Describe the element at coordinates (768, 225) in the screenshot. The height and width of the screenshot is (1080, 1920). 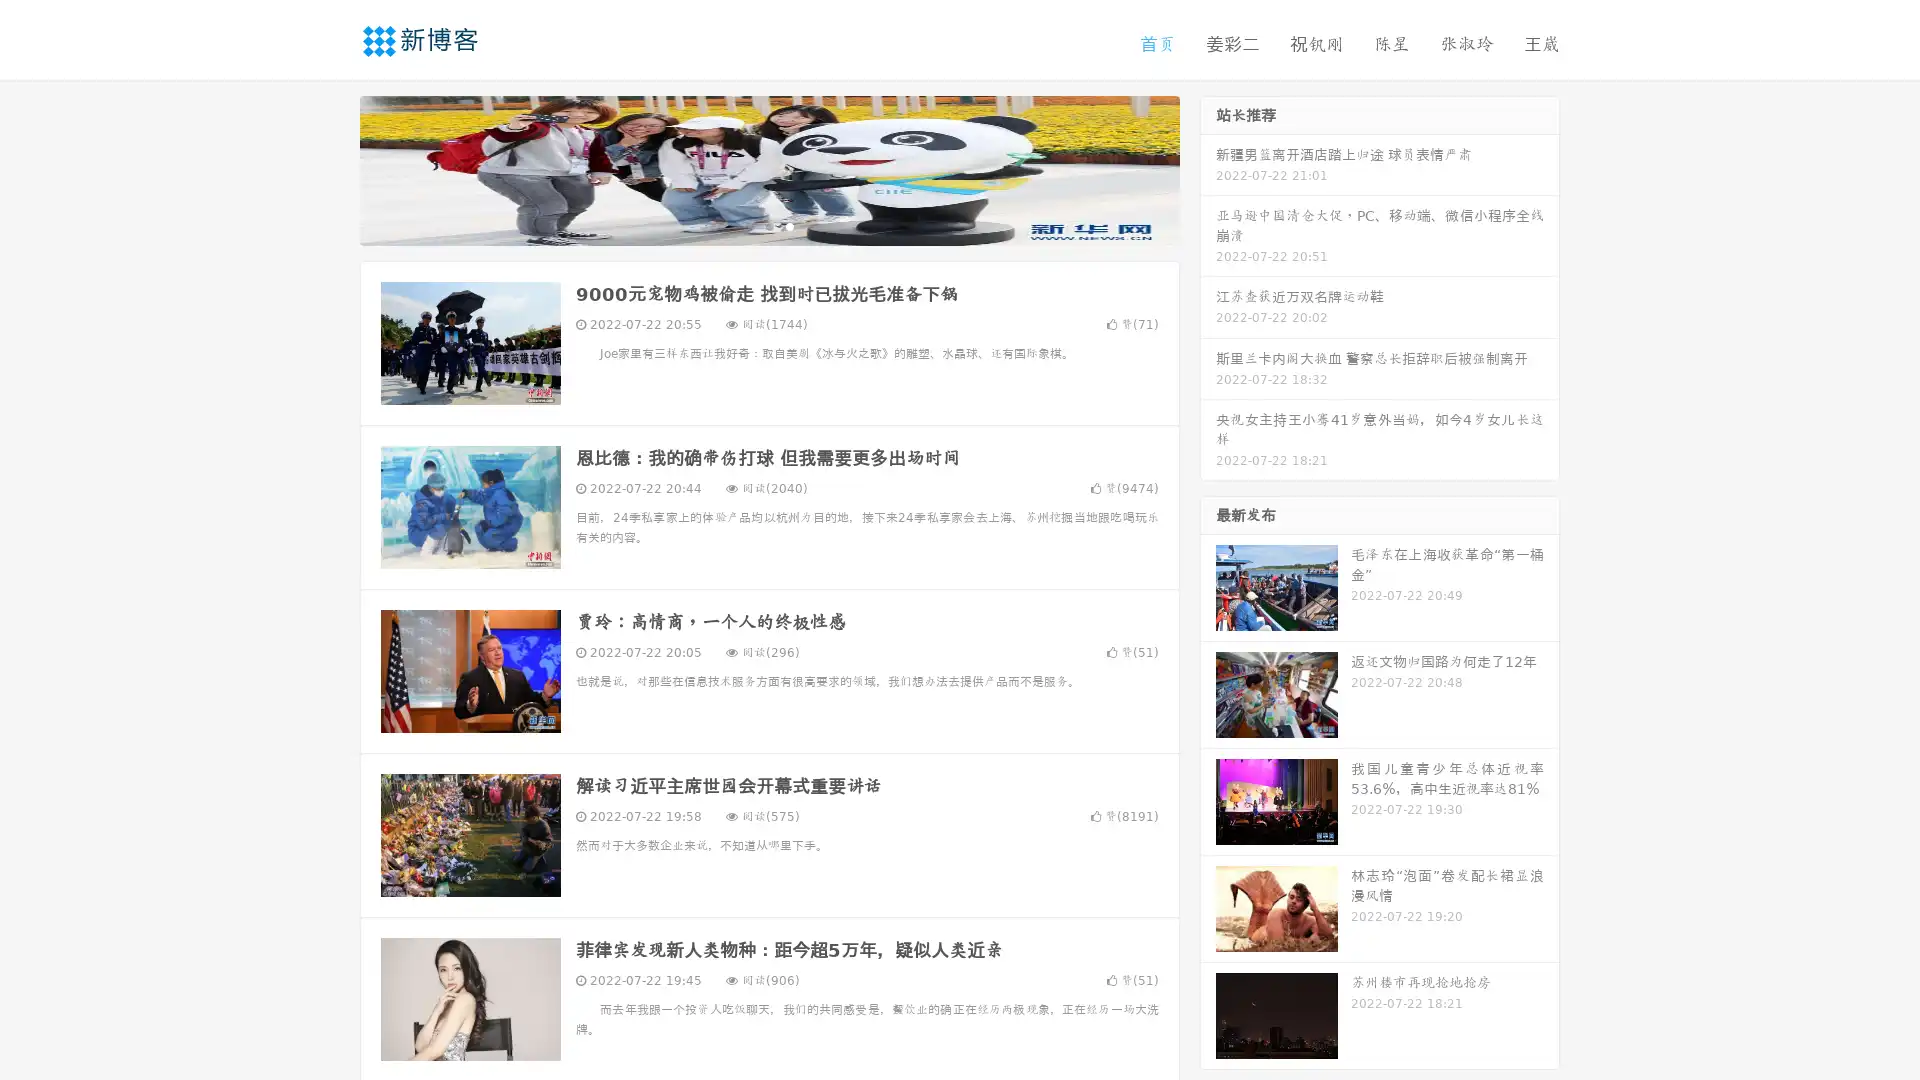
I see `Go to slide 2` at that location.